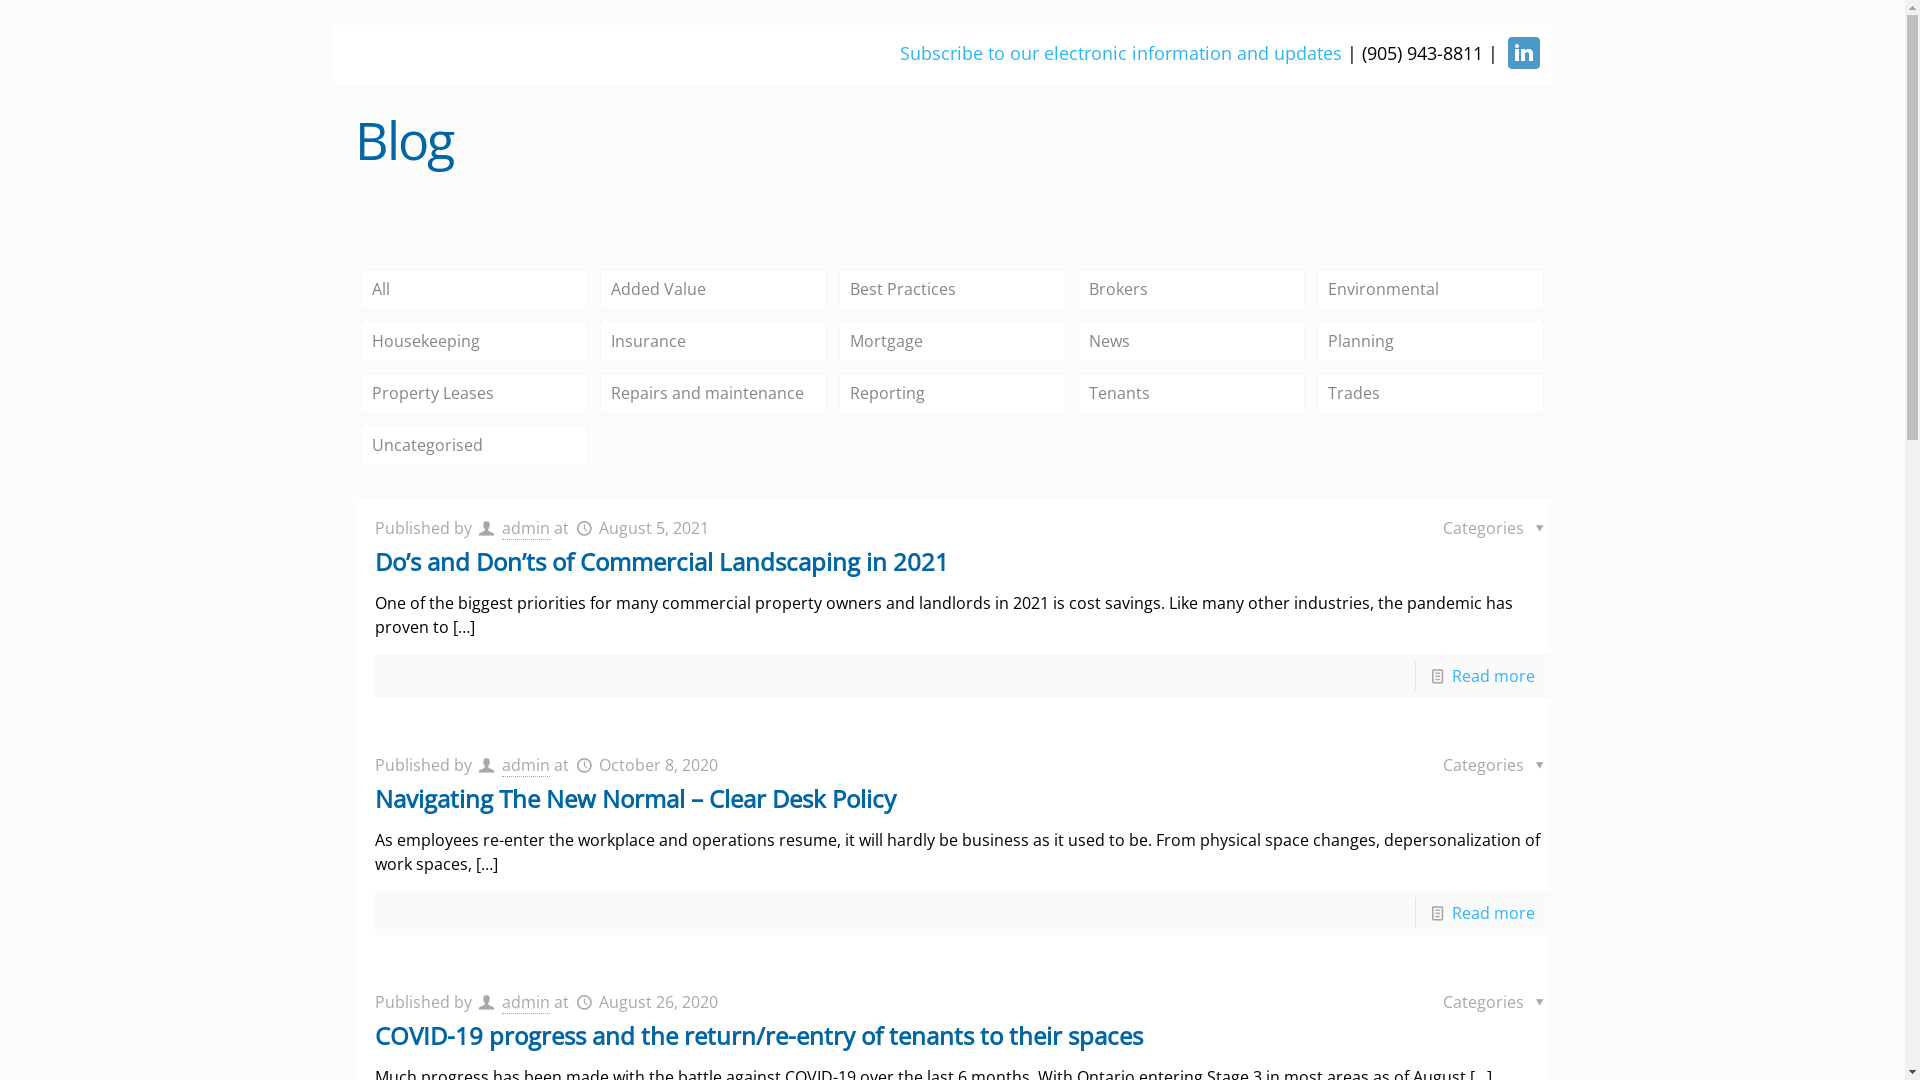 The width and height of the screenshot is (1920, 1080). What do you see at coordinates (1191, 289) in the screenshot?
I see `'Brokers'` at bounding box center [1191, 289].